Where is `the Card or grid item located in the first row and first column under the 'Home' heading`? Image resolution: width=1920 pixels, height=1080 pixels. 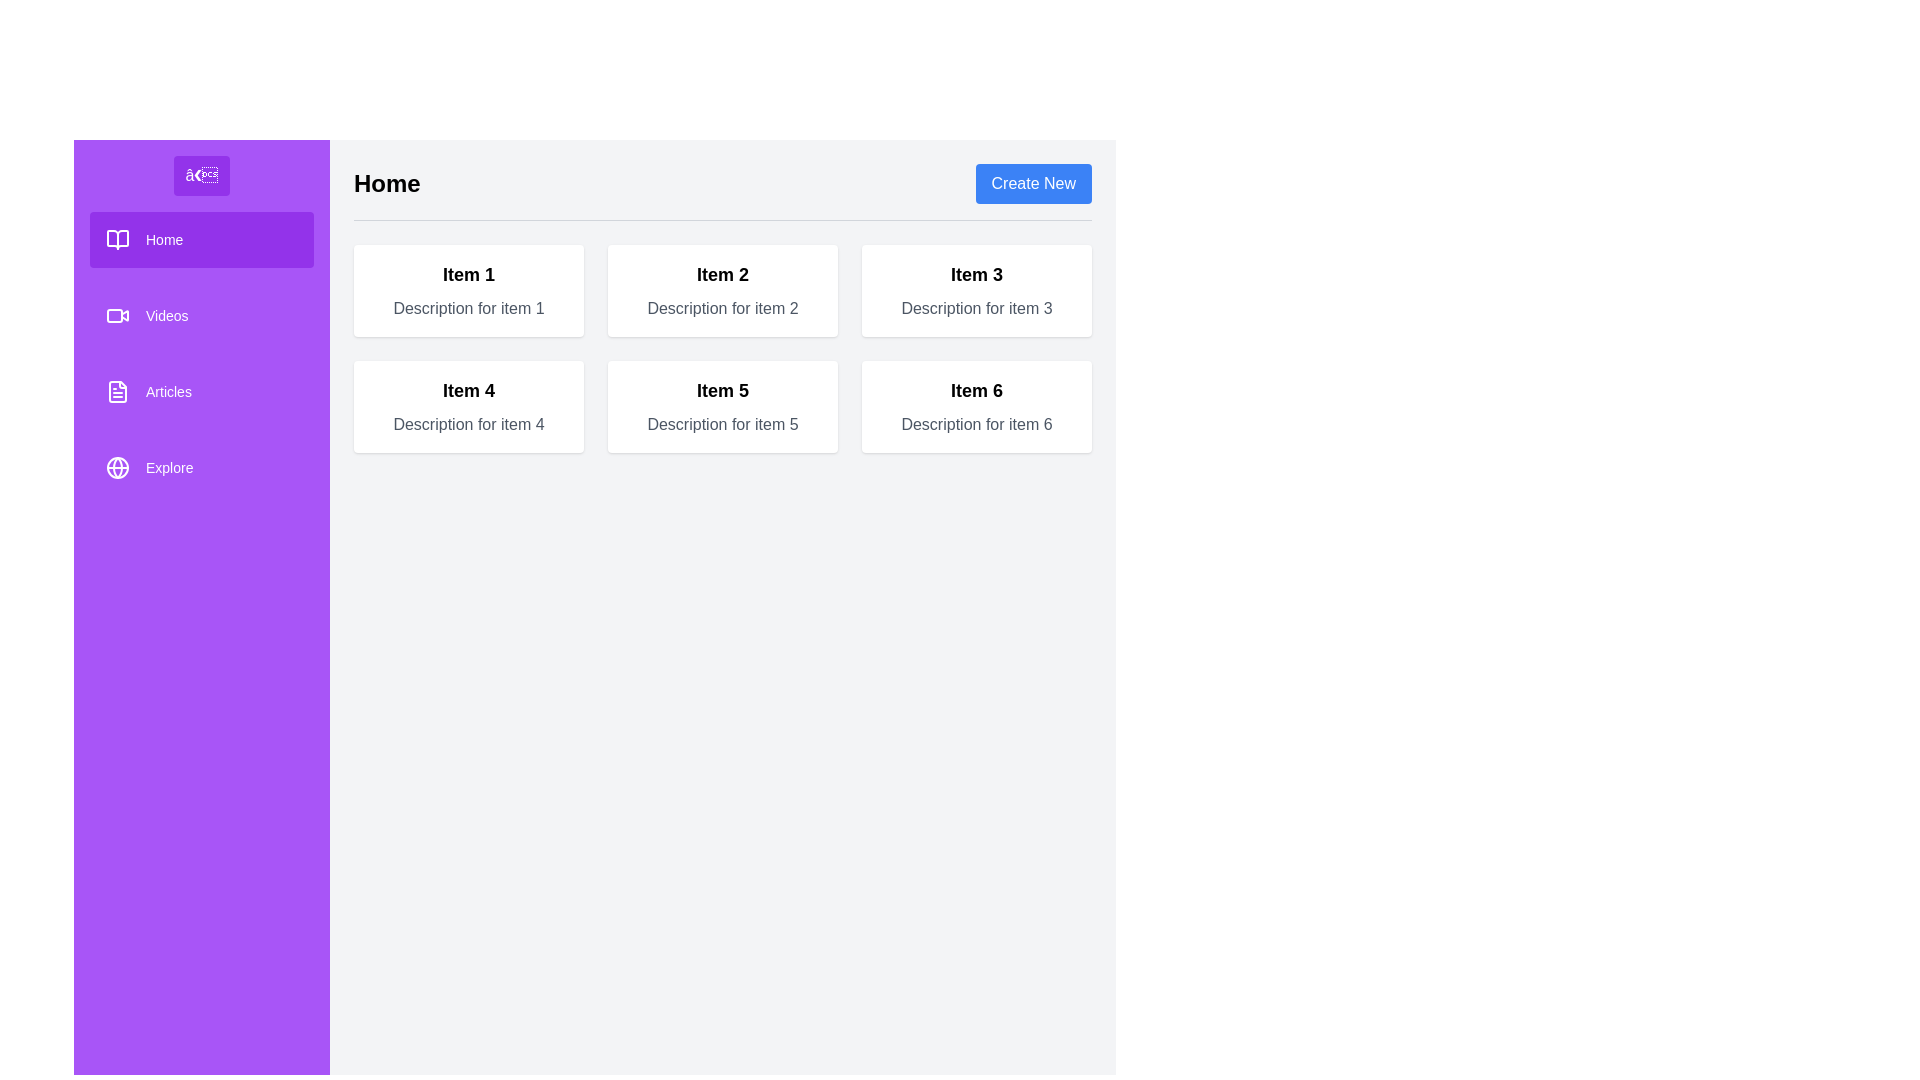 the Card or grid item located in the first row and first column under the 'Home' heading is located at coordinates (468, 290).